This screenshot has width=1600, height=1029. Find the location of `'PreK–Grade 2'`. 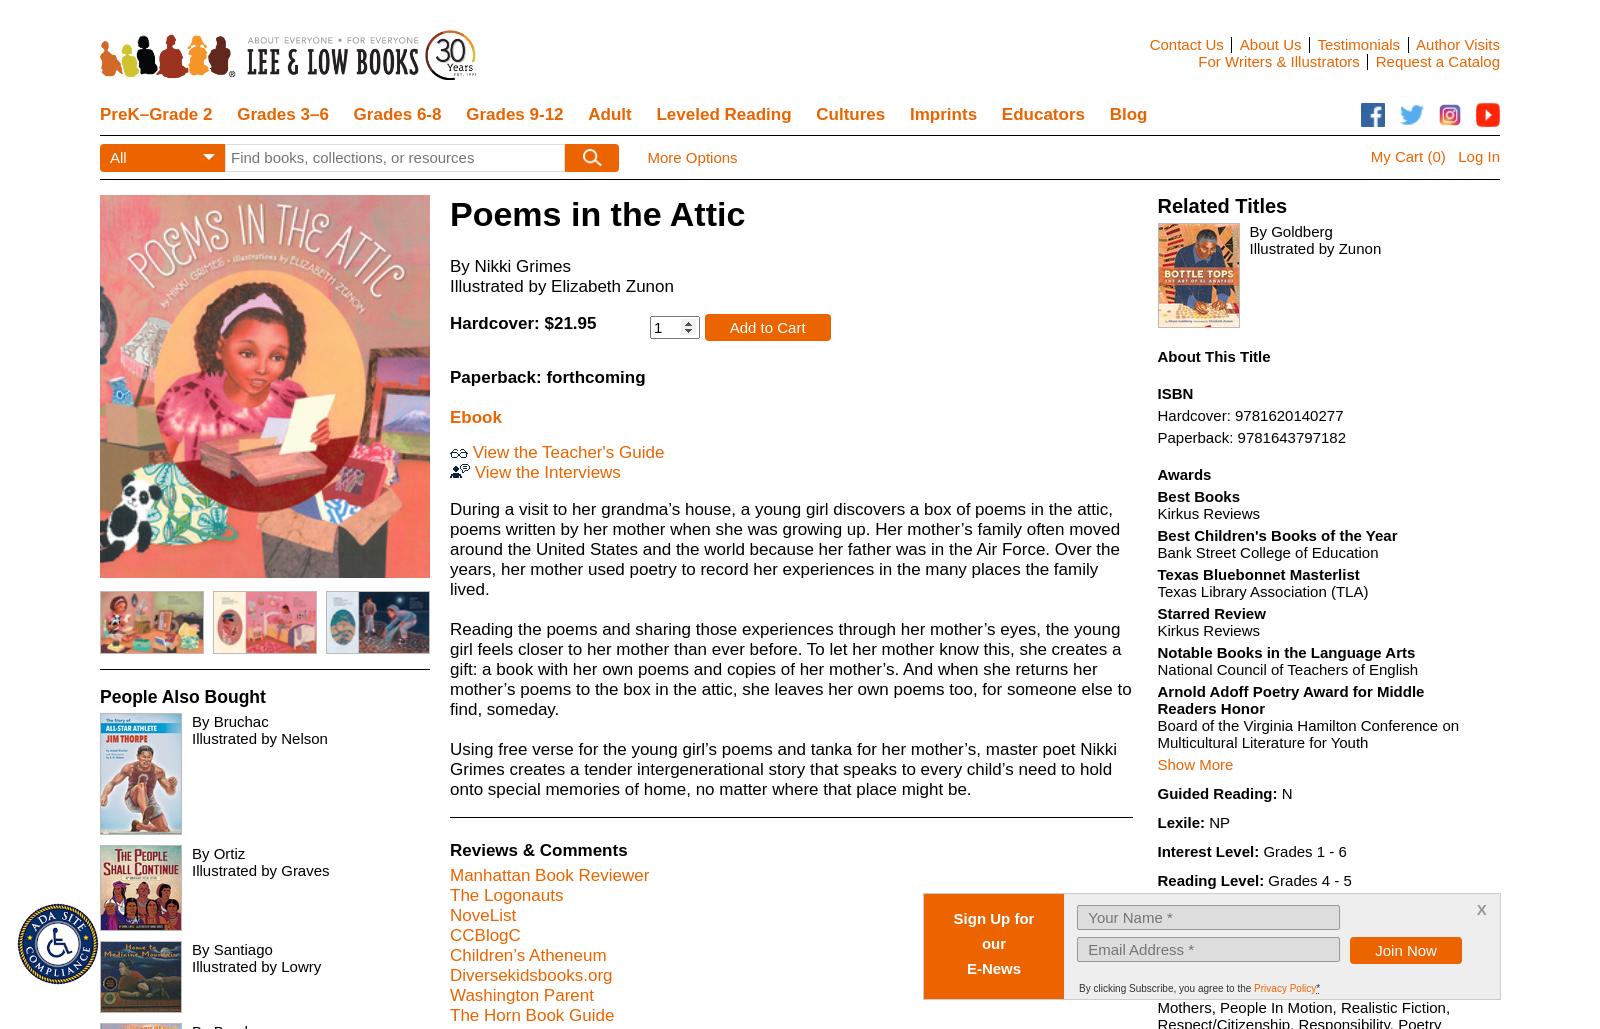

'PreK–Grade 2' is located at coordinates (155, 113).